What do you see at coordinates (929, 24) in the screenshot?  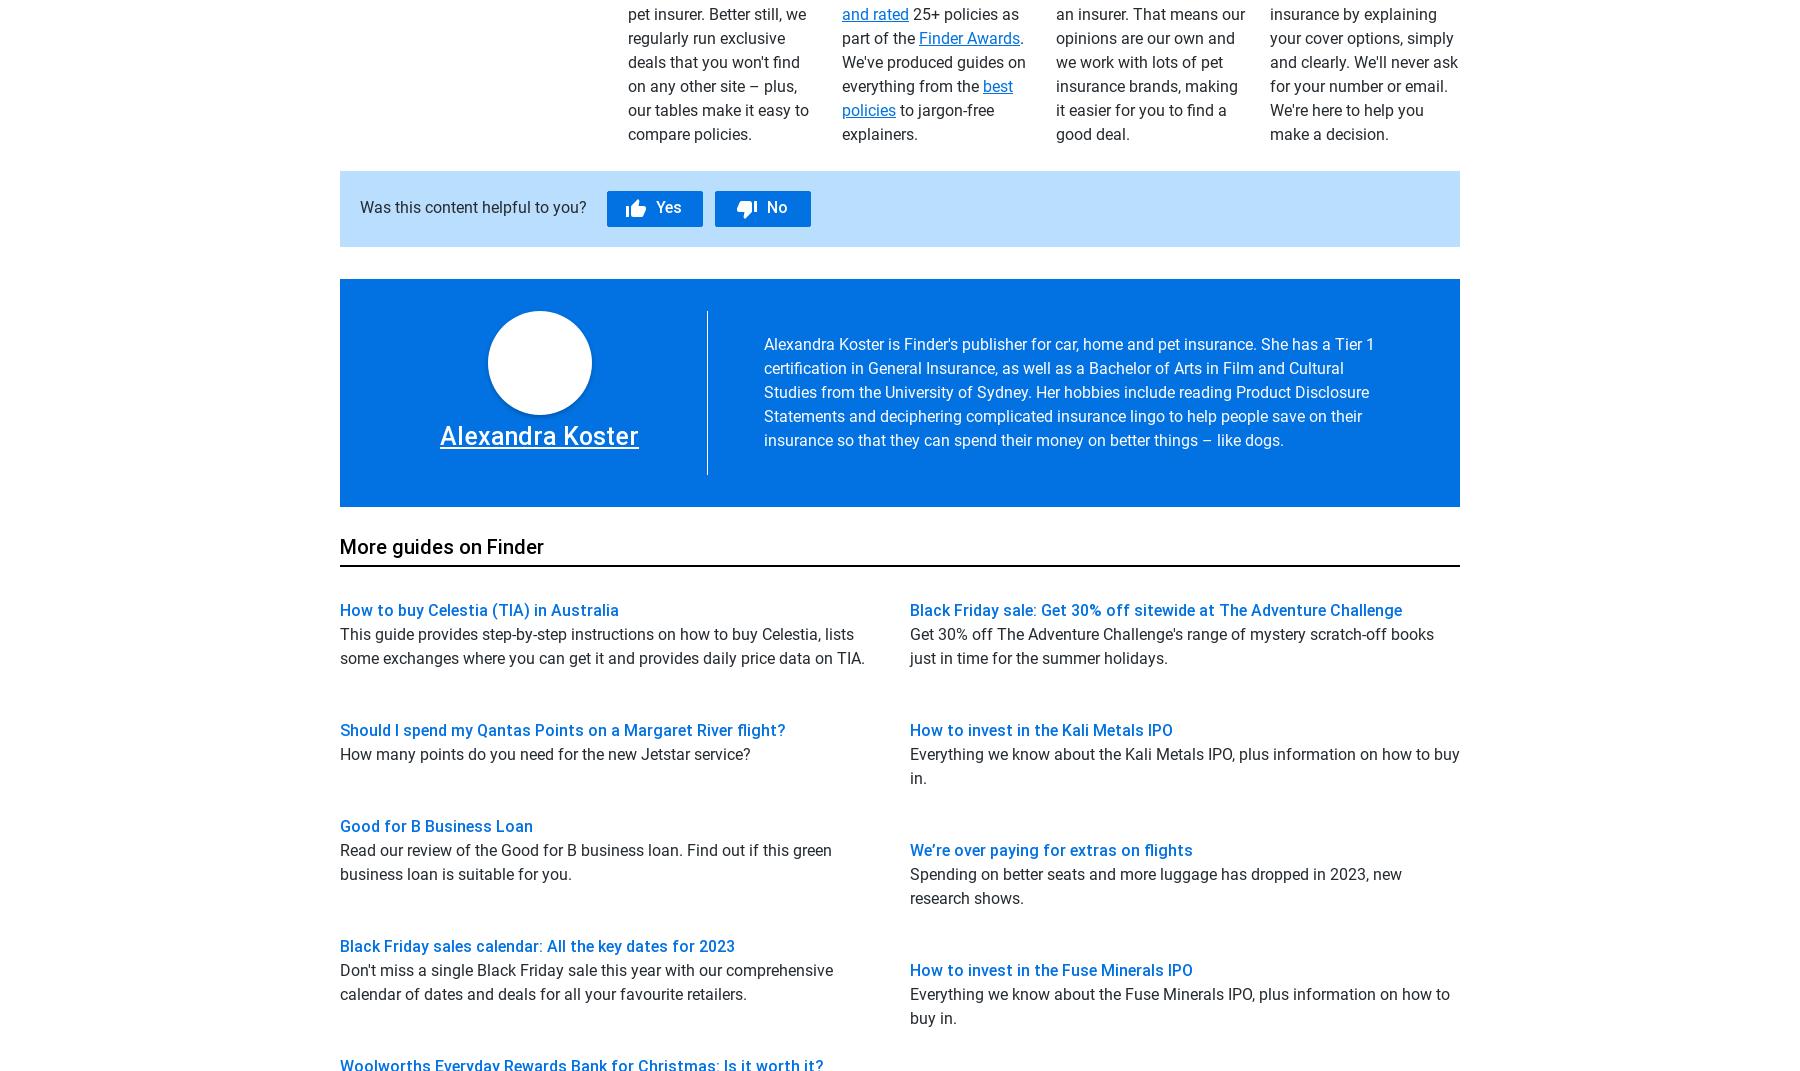 I see `'25+ policies as part of the'` at bounding box center [929, 24].